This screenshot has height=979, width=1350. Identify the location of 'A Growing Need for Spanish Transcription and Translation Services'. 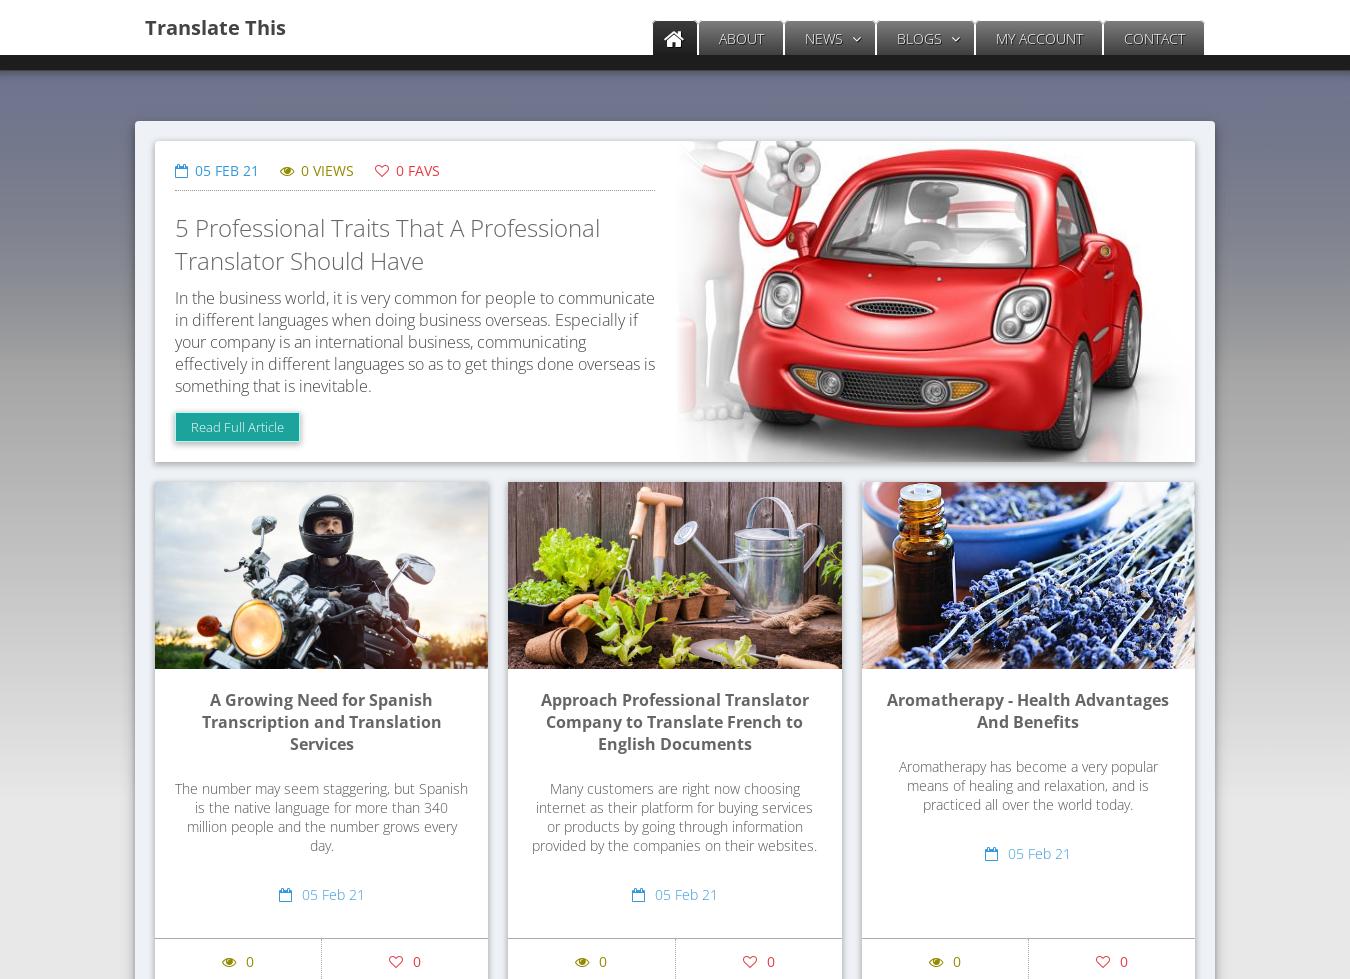
(201, 721).